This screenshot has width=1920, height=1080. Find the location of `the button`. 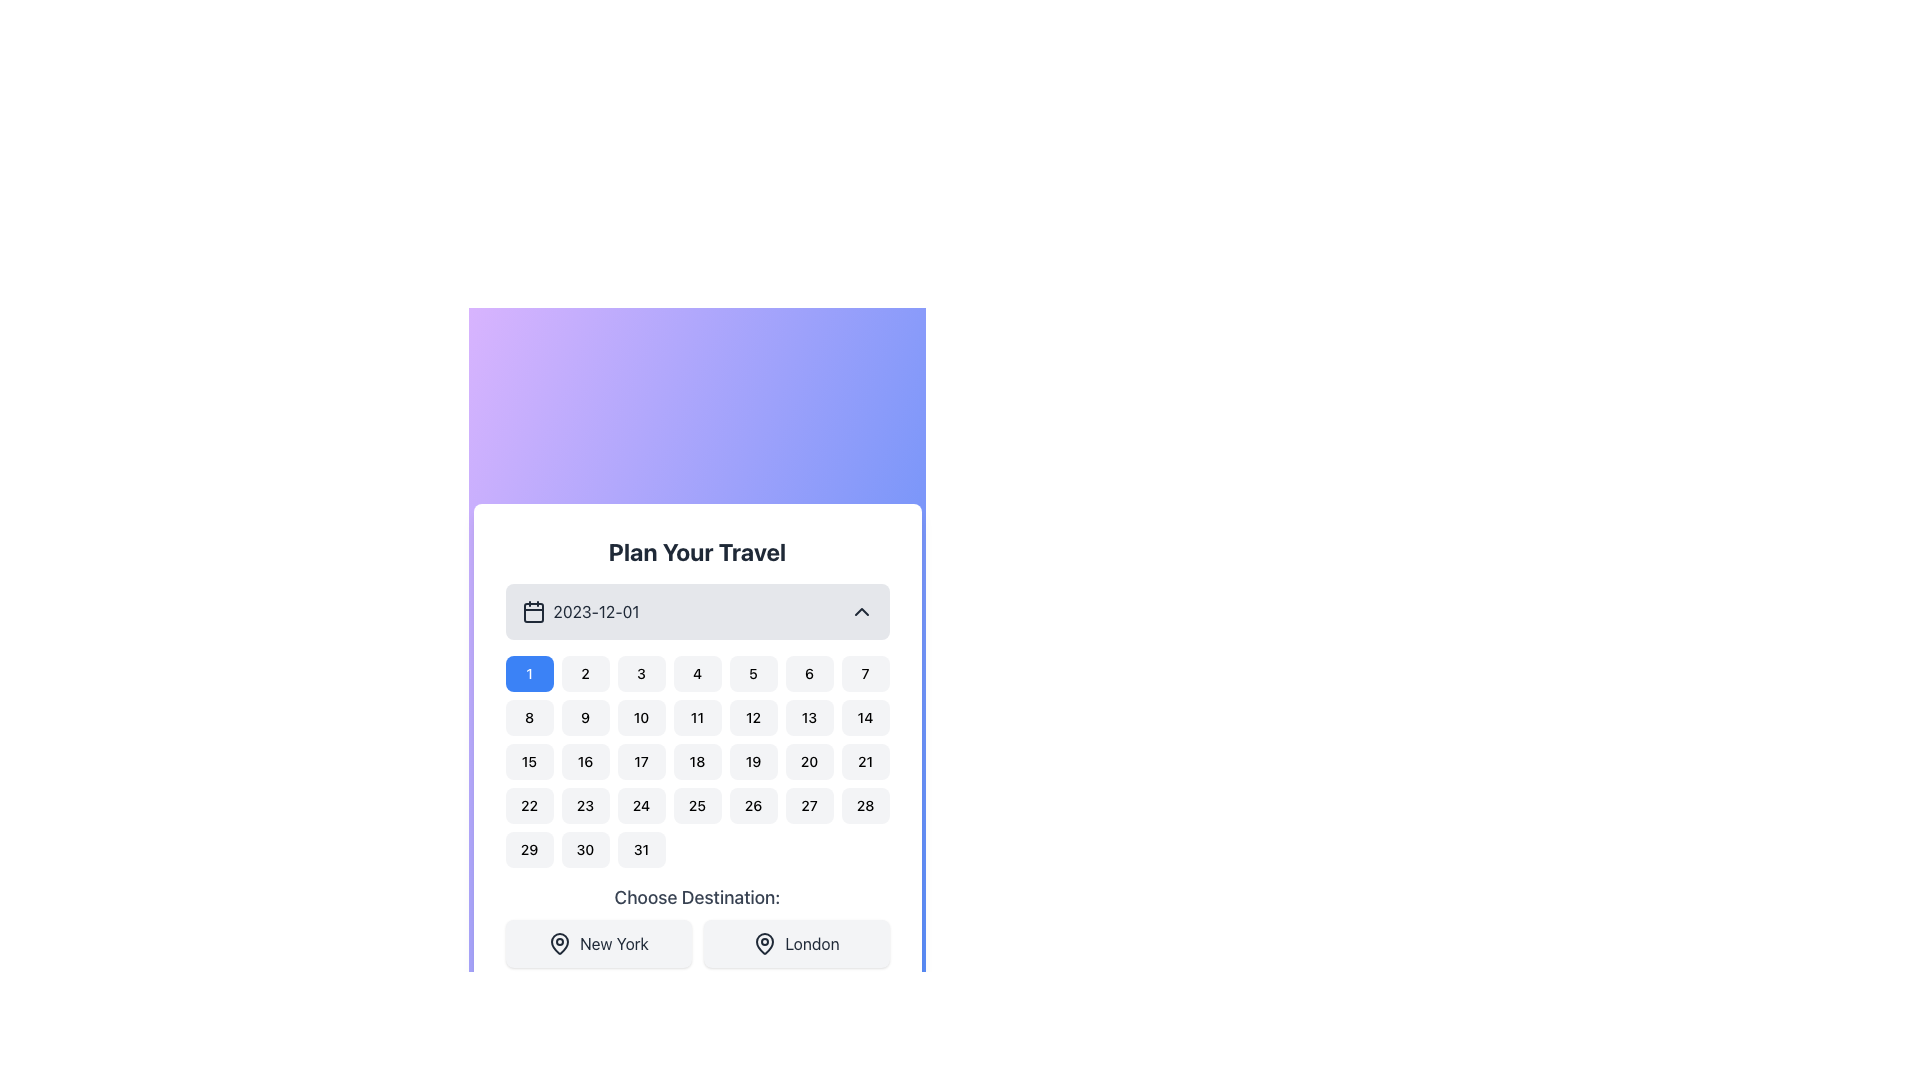

the button is located at coordinates (529, 805).